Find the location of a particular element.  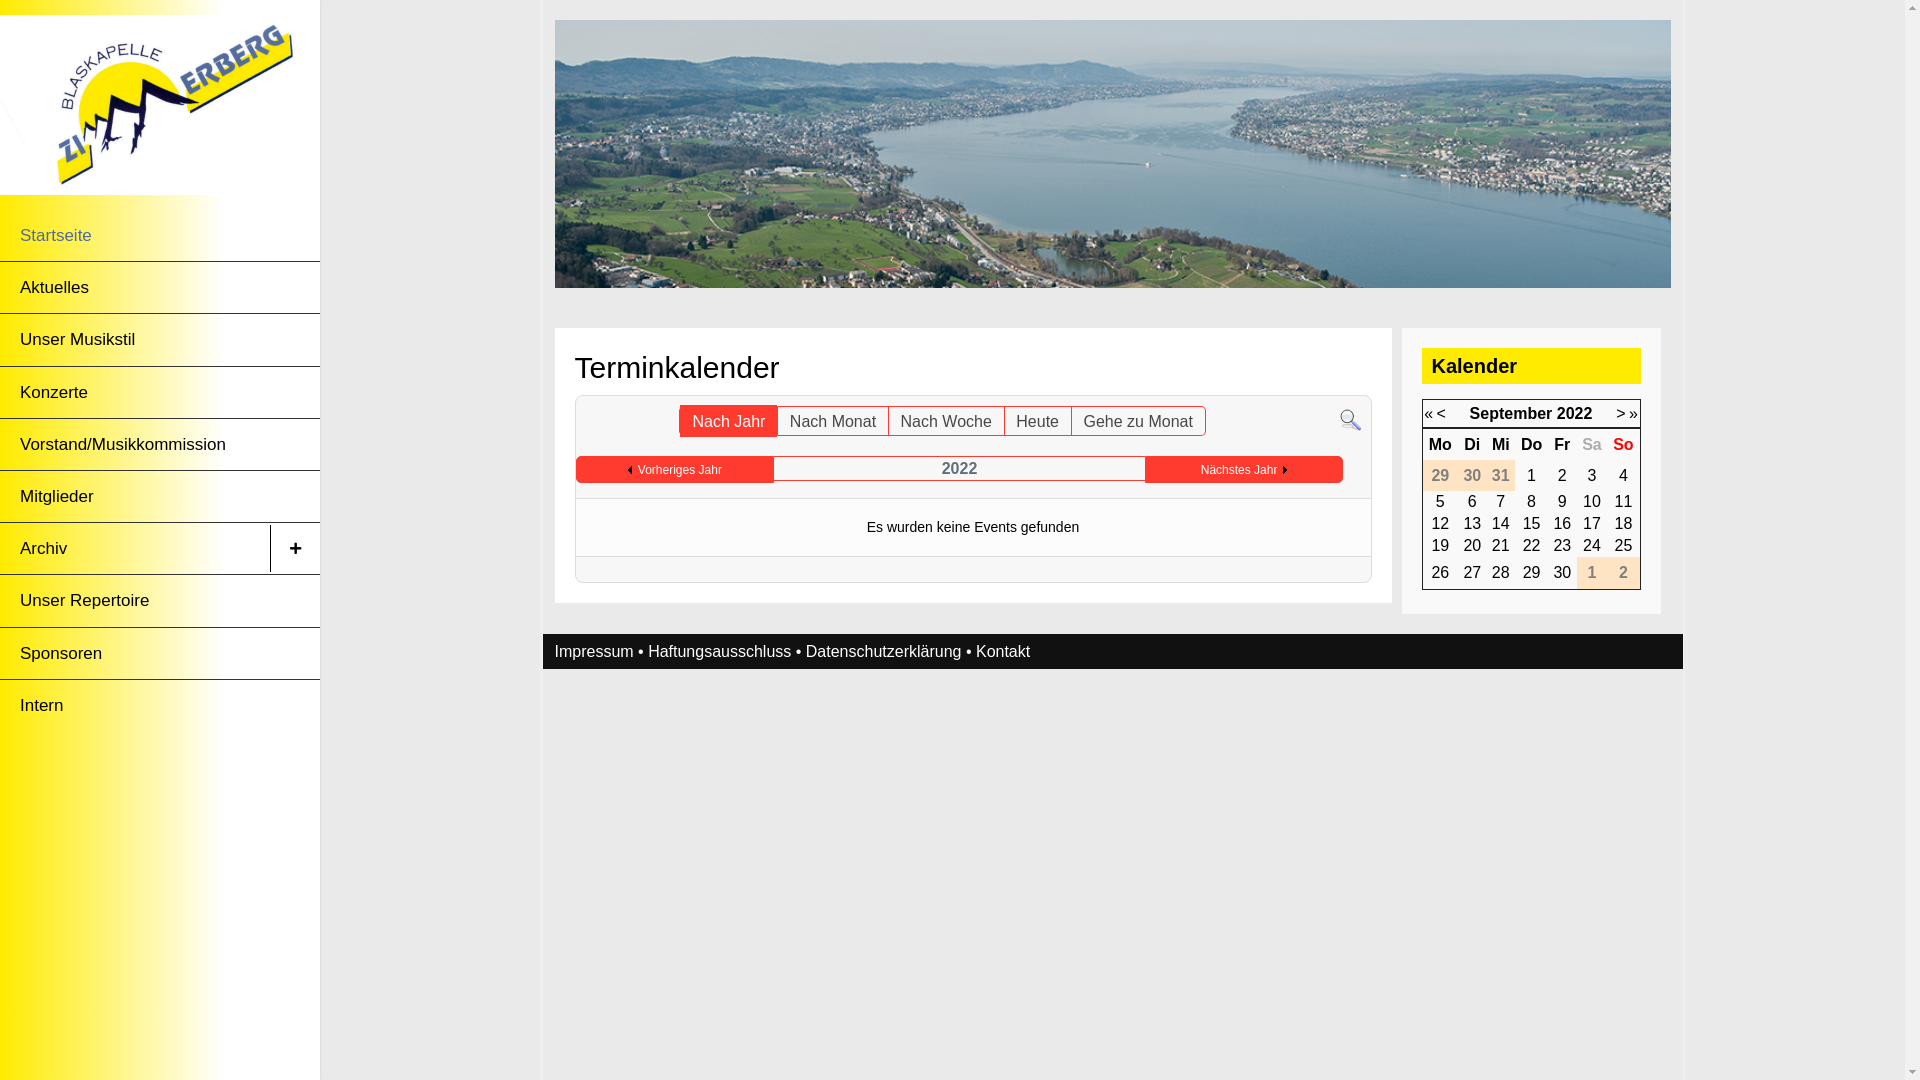

'13' is located at coordinates (1472, 522).